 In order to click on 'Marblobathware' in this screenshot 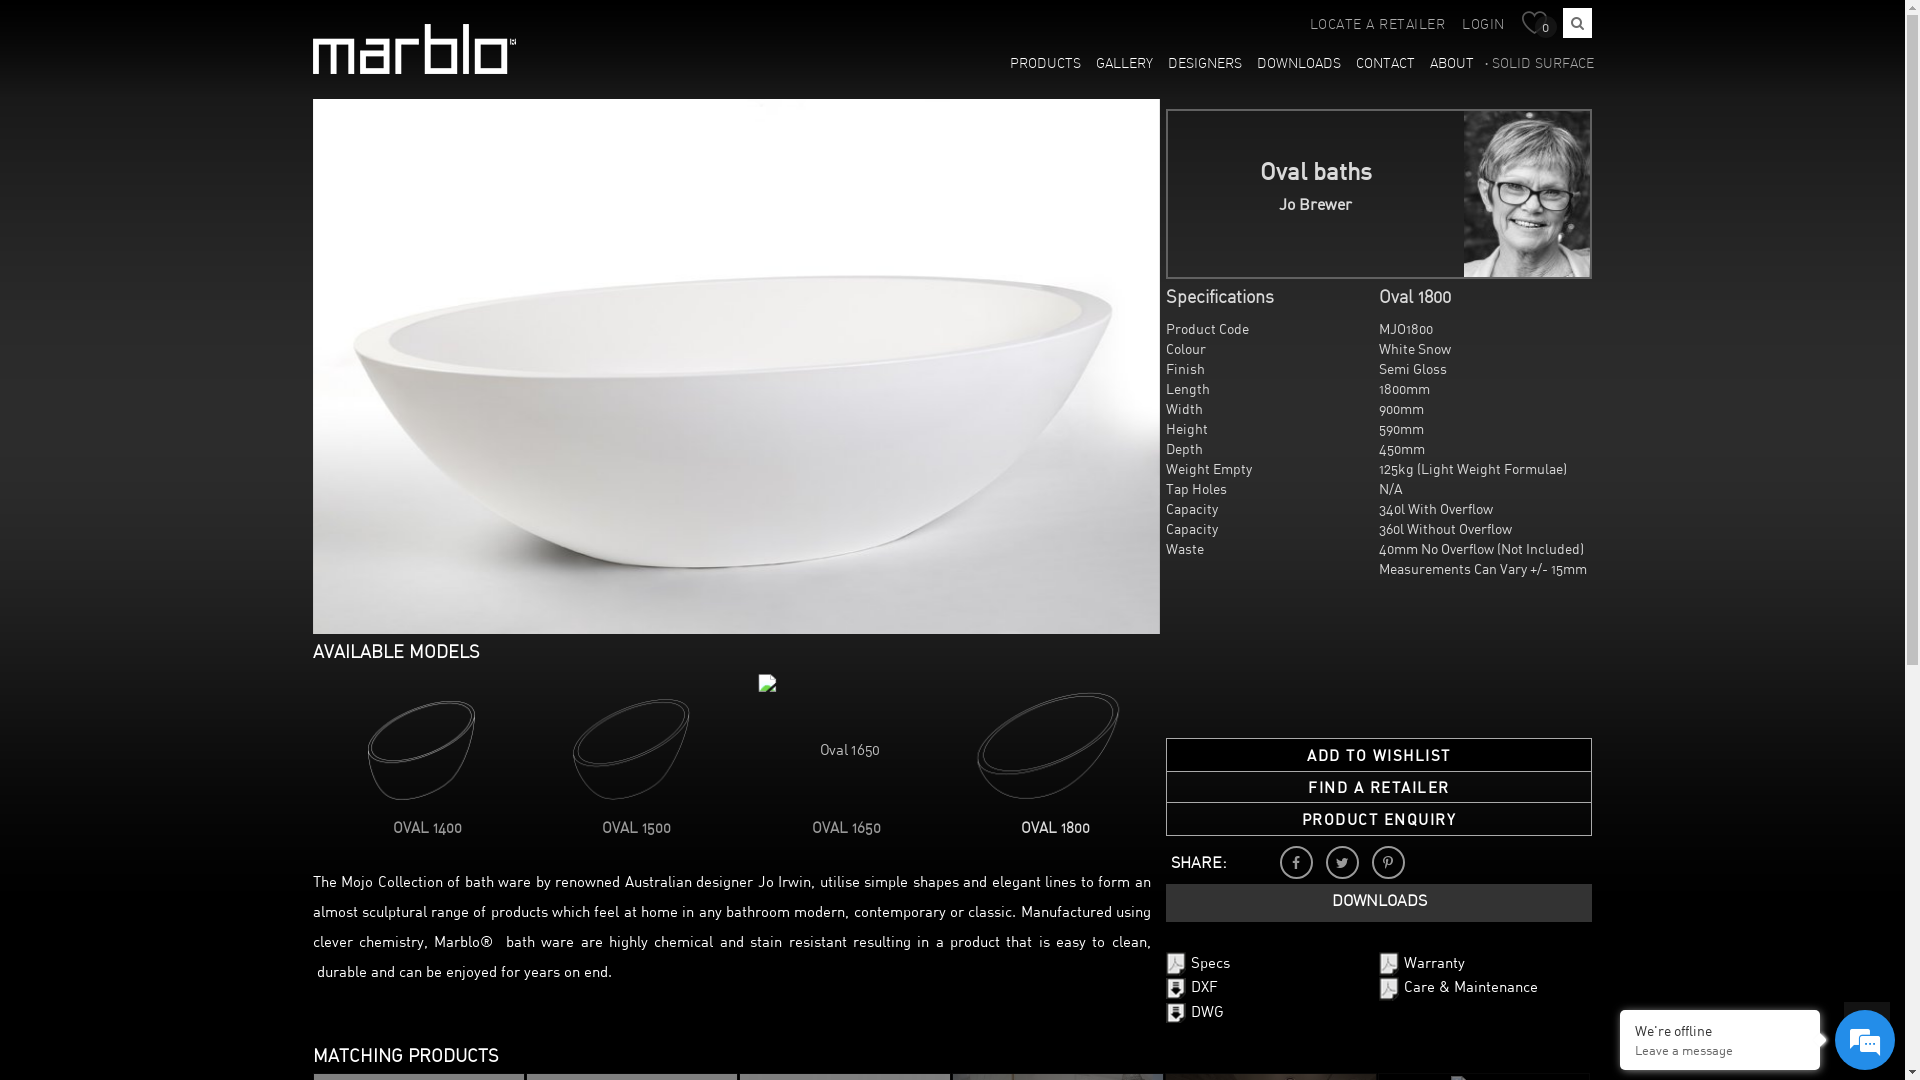, I will do `click(311, 48)`.